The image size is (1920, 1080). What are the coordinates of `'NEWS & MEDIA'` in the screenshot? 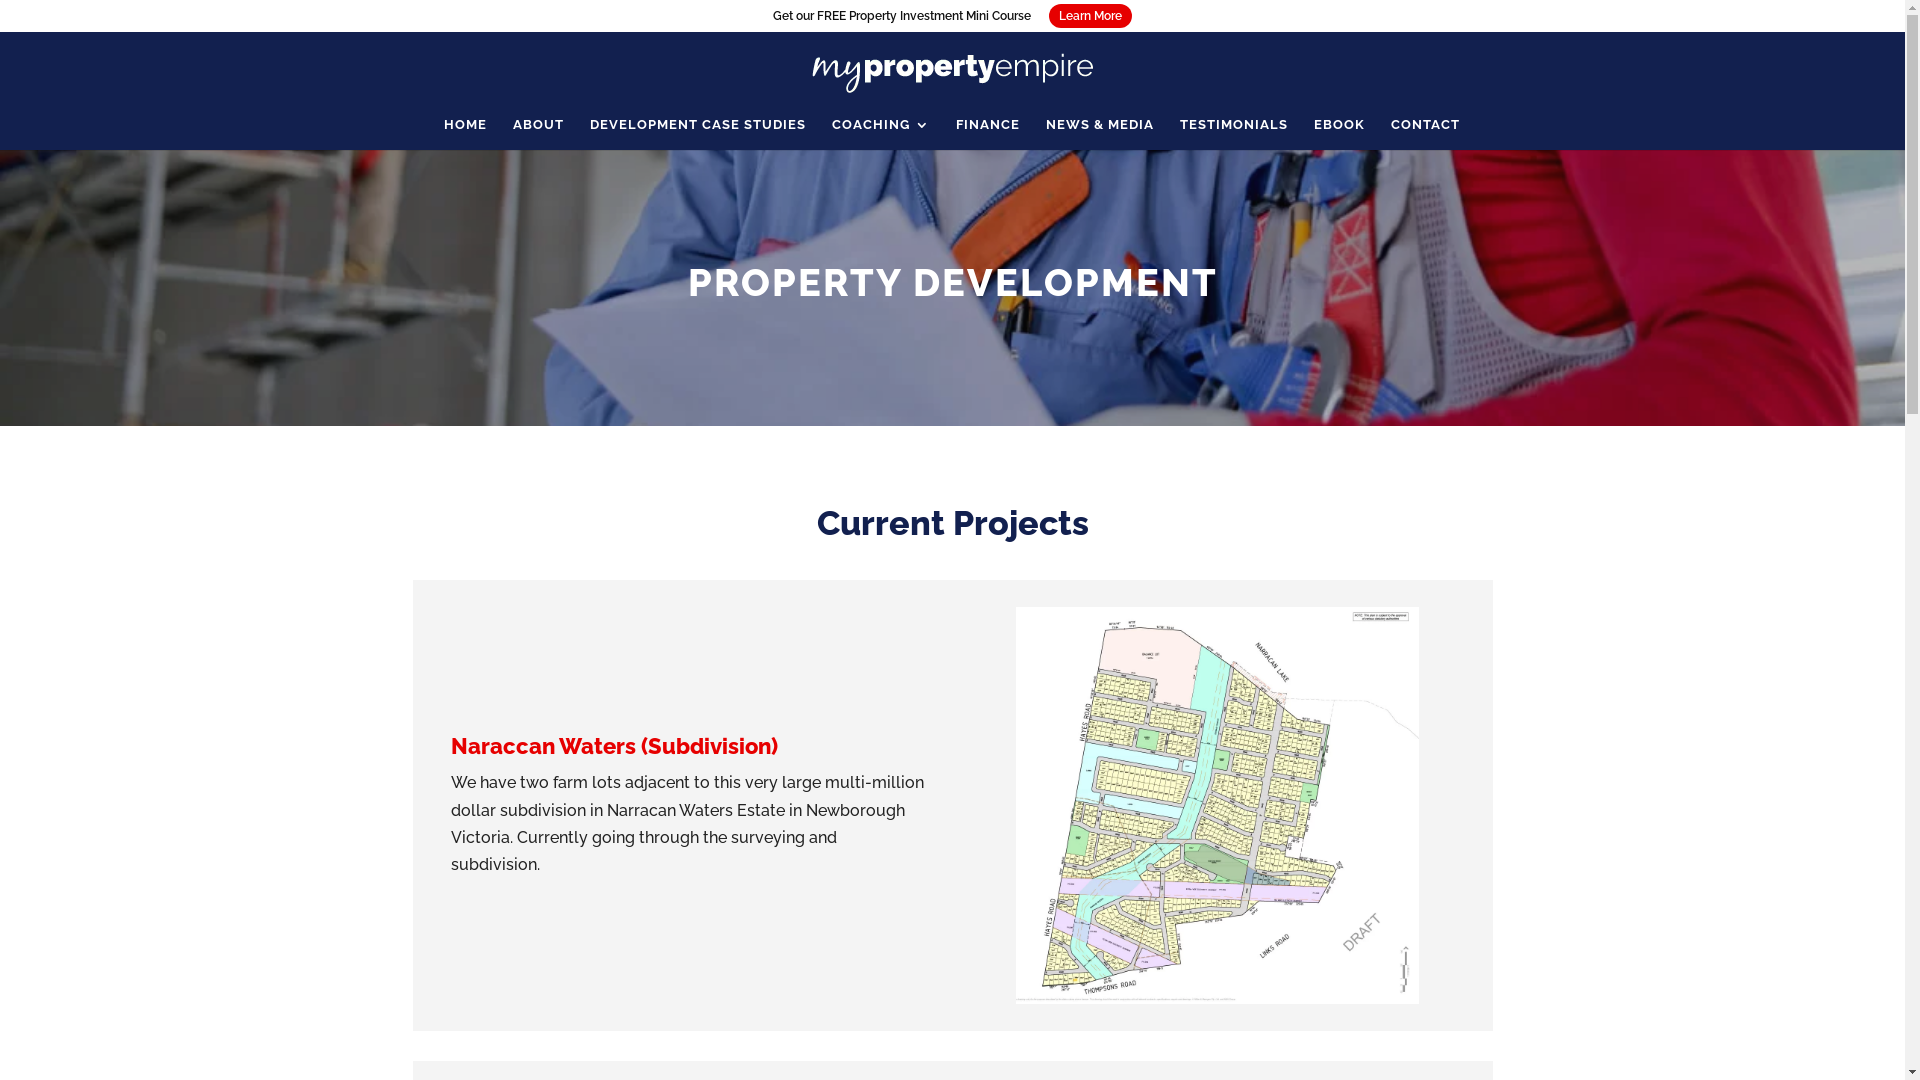 It's located at (1098, 134).